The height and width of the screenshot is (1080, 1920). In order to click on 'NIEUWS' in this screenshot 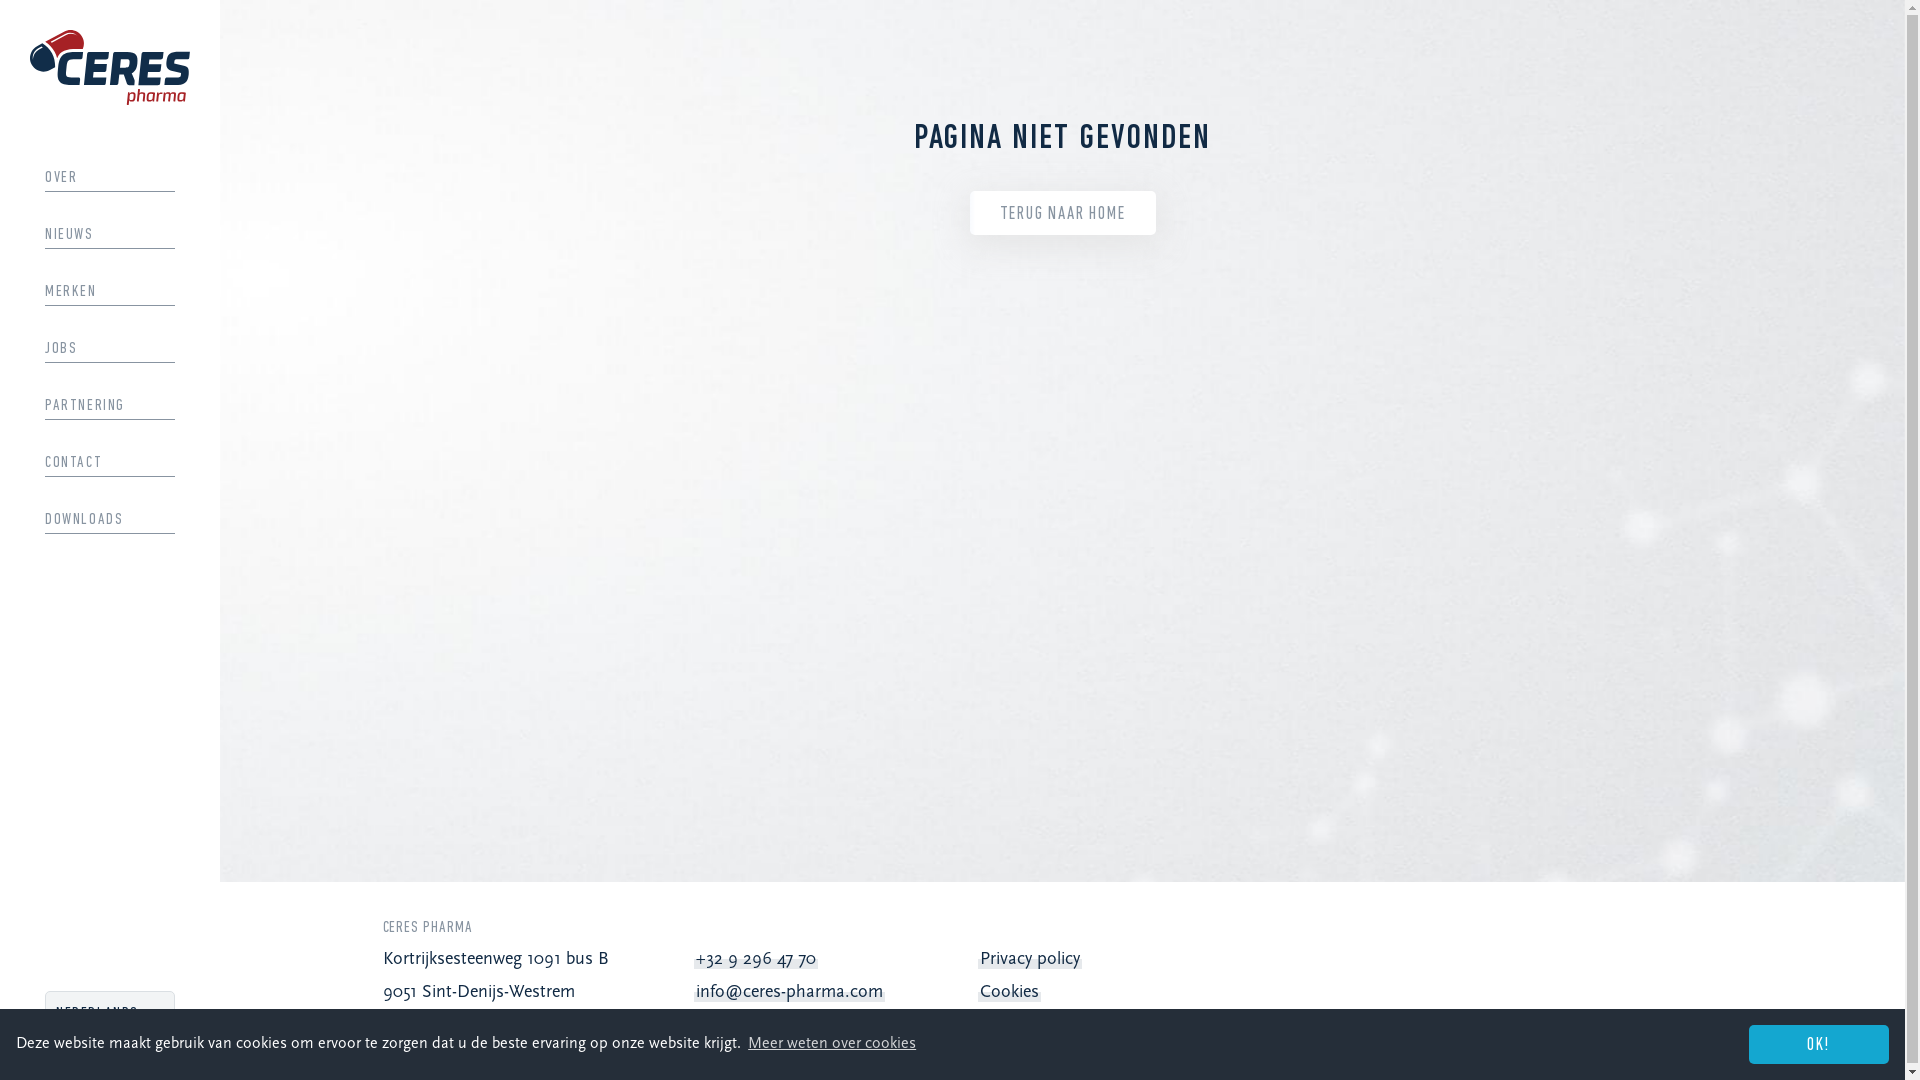, I will do `click(109, 234)`.